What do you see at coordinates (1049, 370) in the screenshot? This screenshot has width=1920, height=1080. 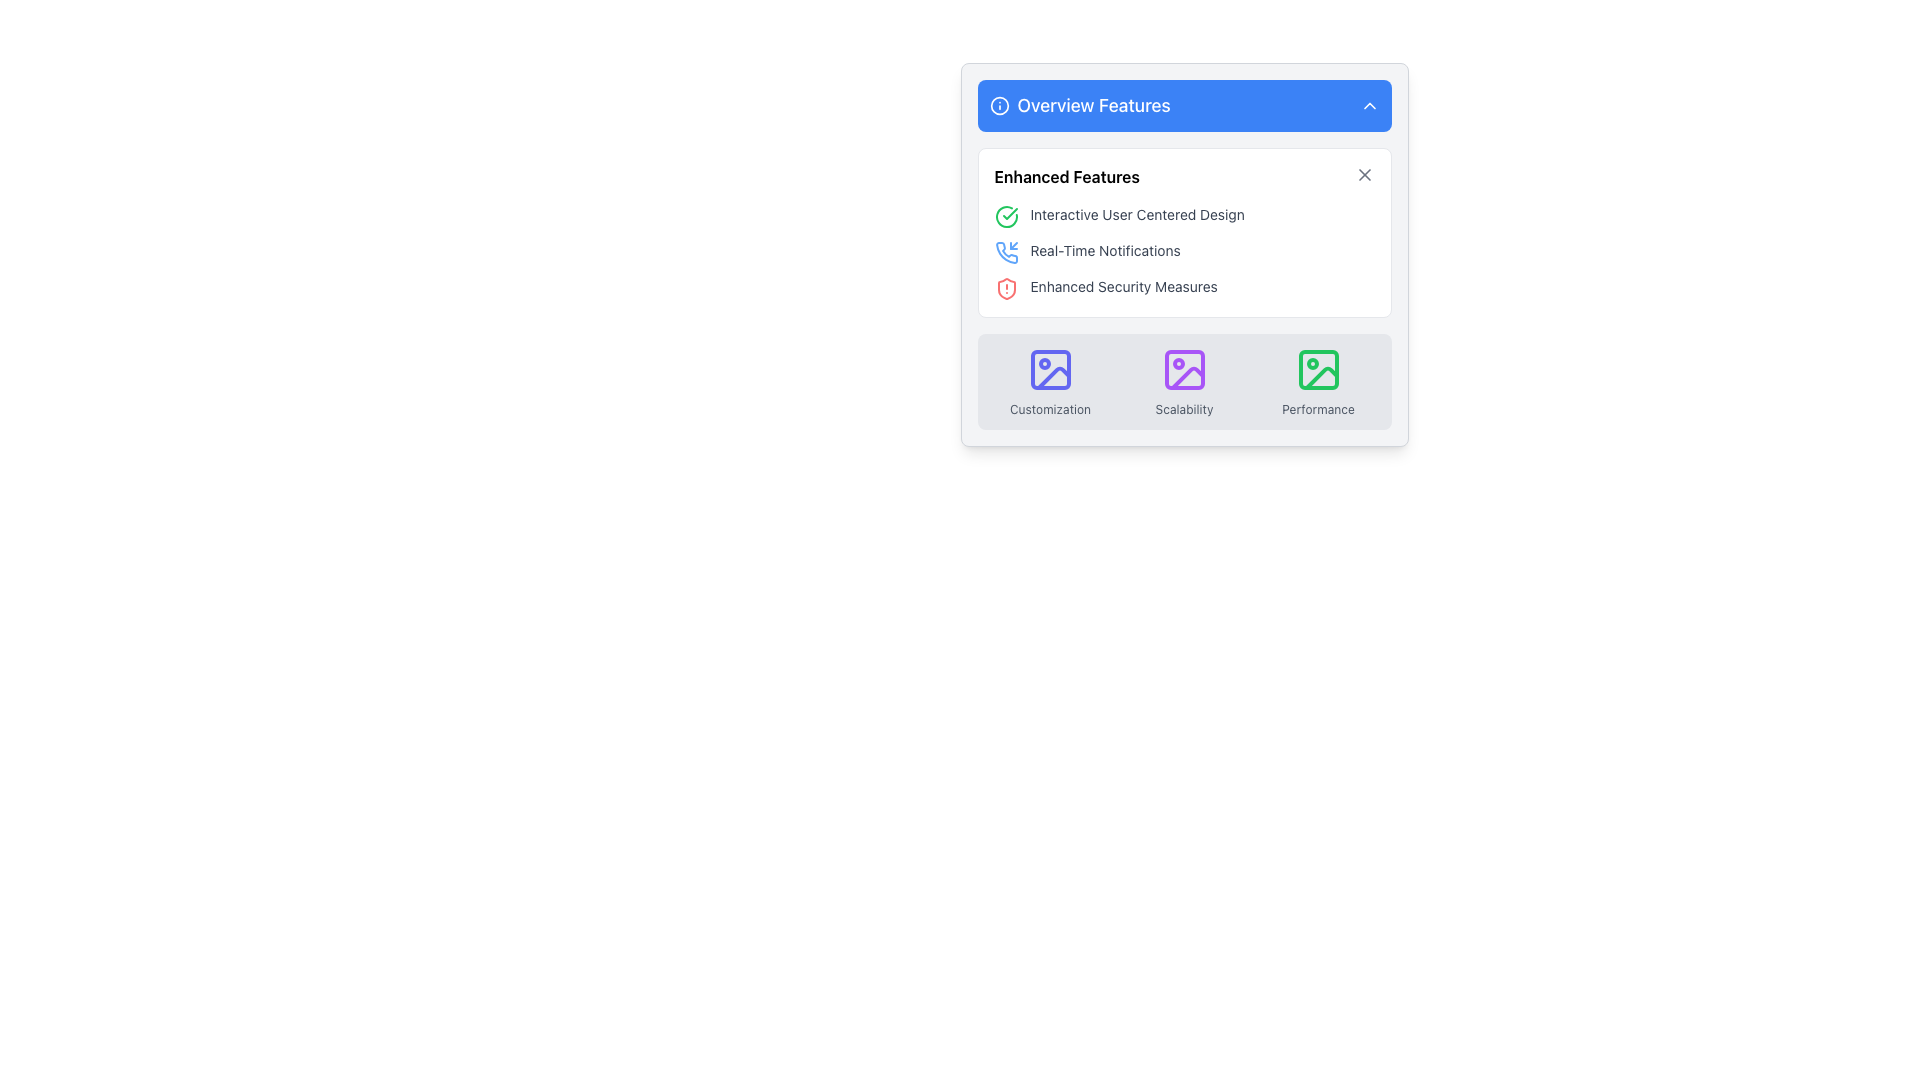 I see `the indigo square icon with rounded corners located above the 'Customization' label in the 'Overview Features' section` at bounding box center [1049, 370].